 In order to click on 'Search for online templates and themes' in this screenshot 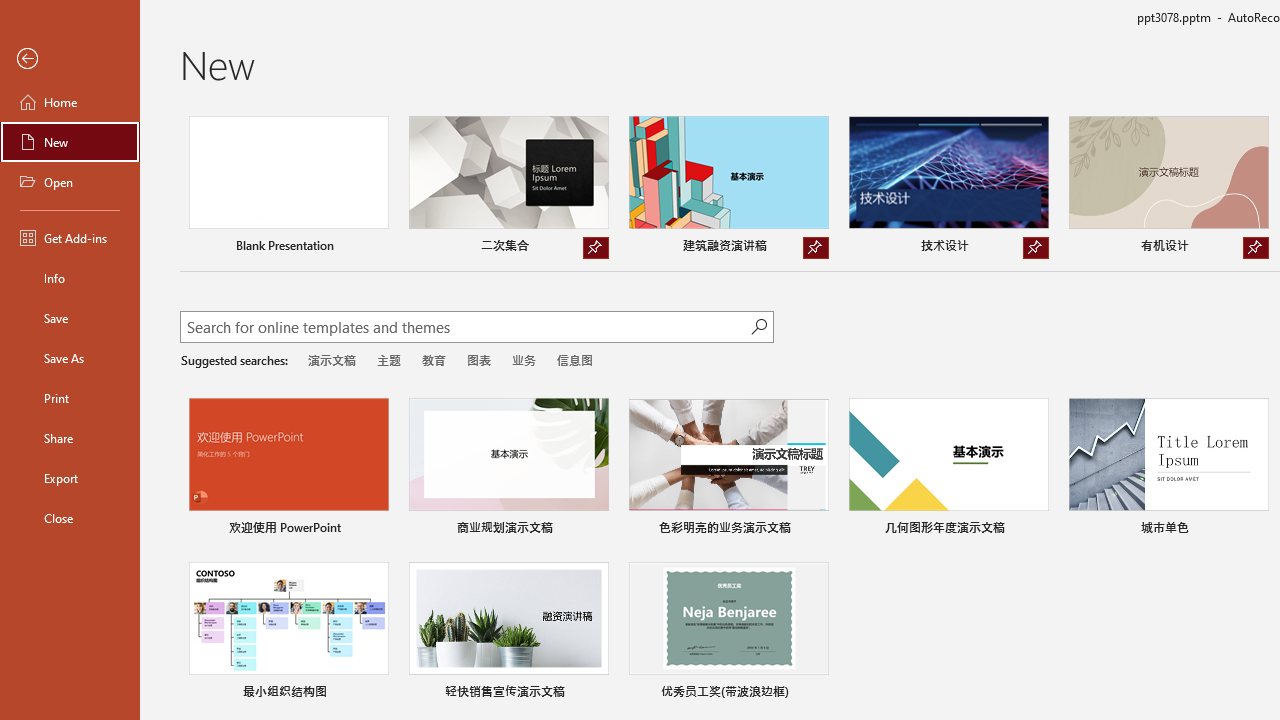, I will do `click(464, 328)`.